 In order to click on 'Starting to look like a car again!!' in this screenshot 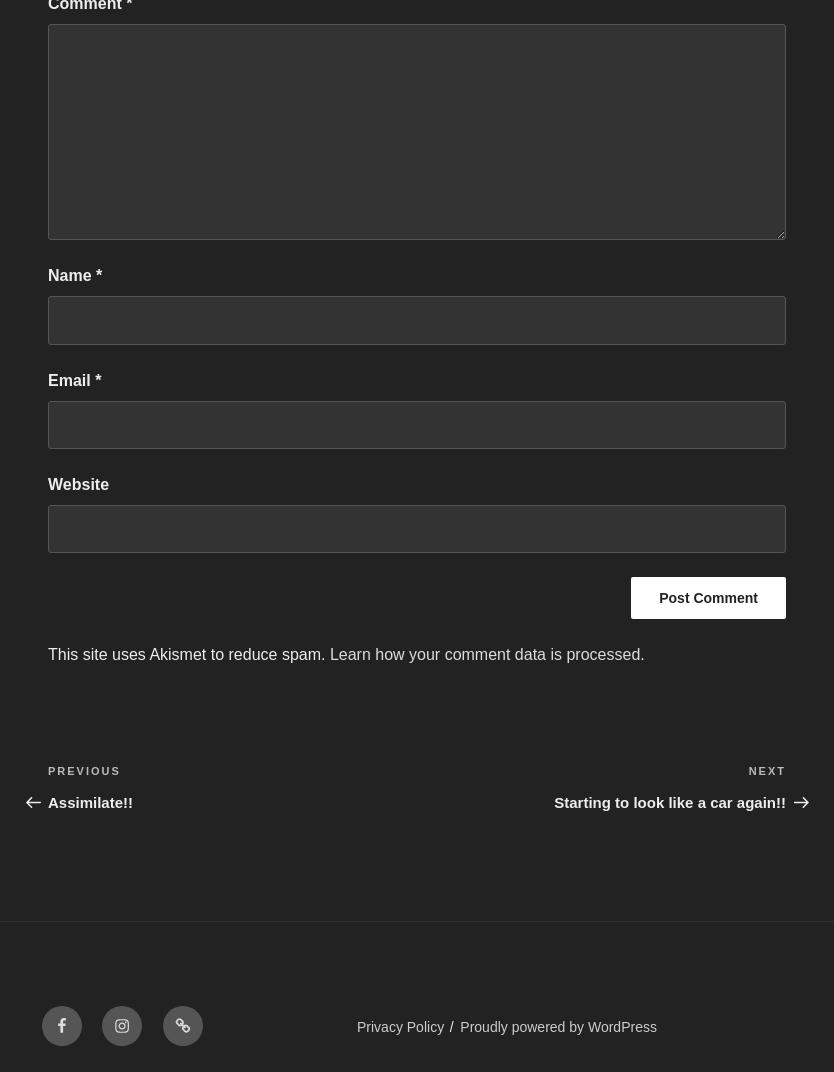, I will do `click(669, 801)`.